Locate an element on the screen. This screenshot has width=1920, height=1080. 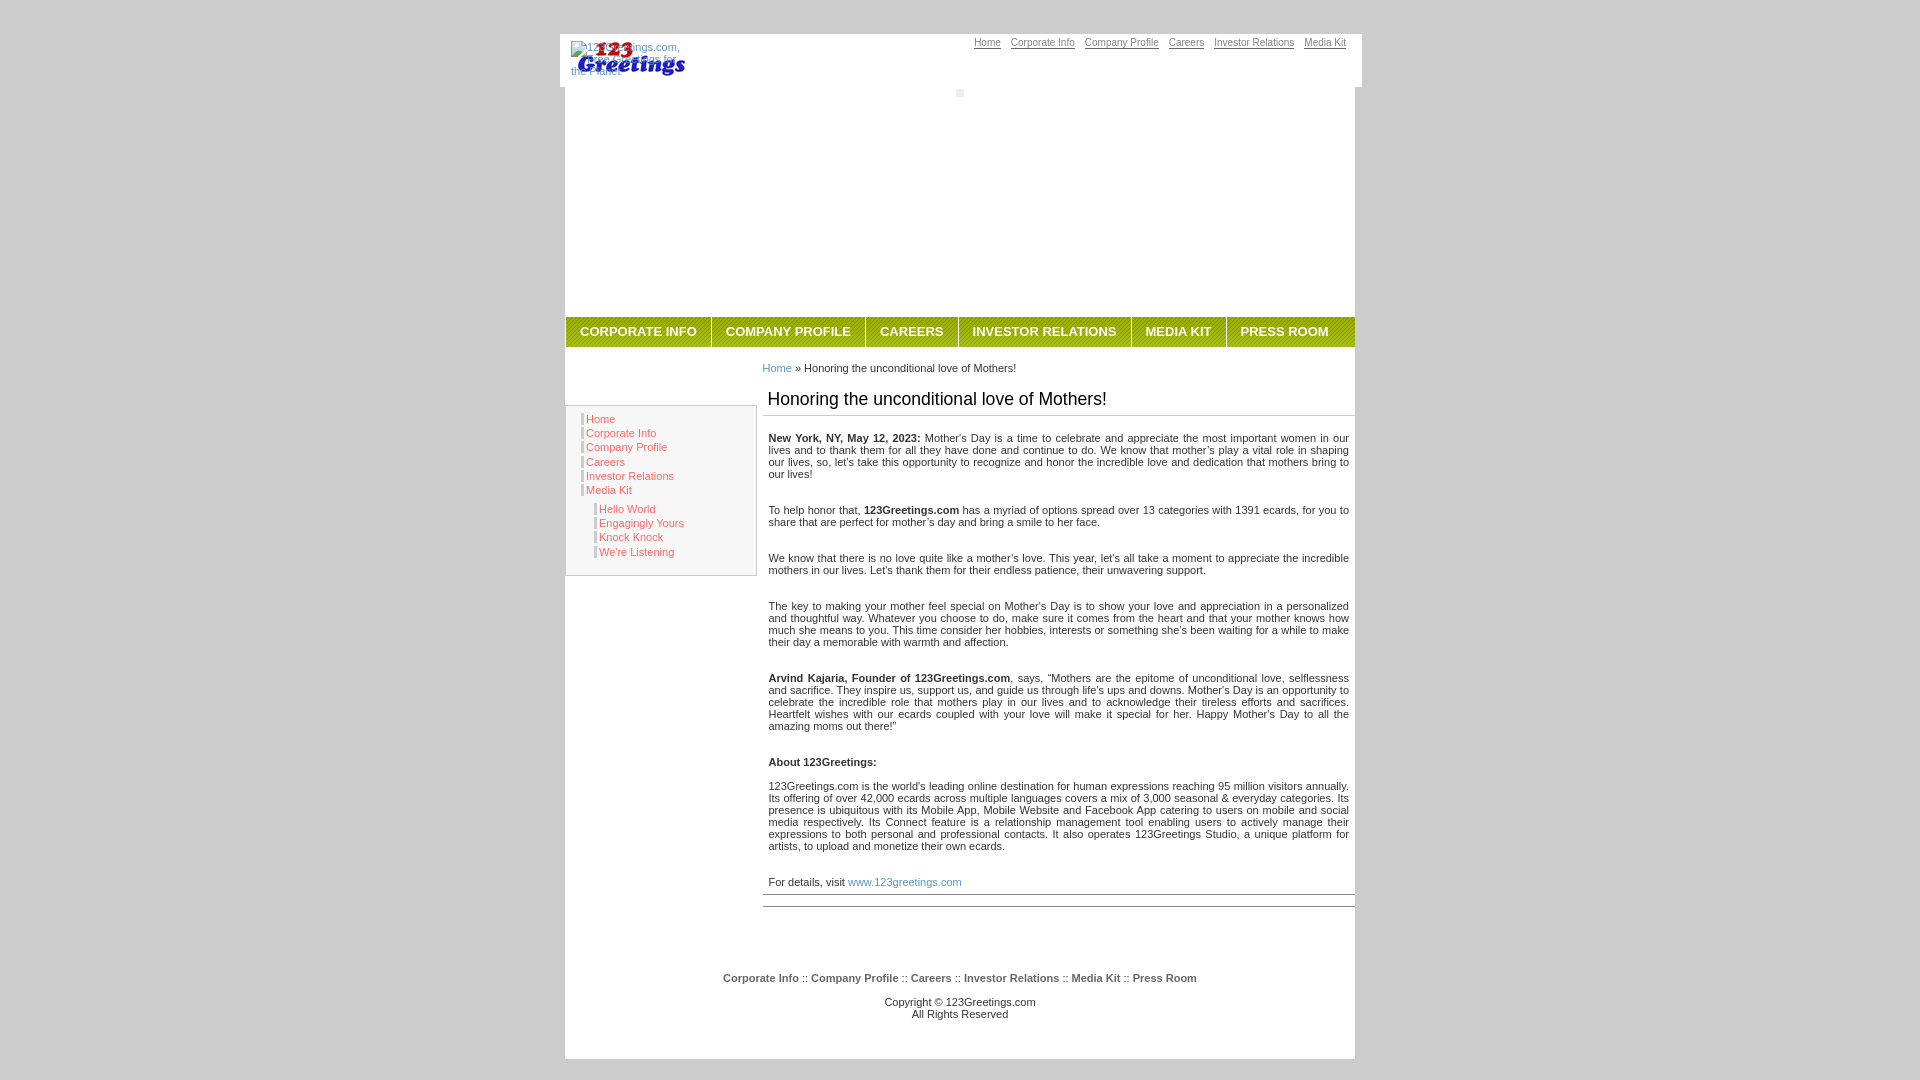
'Careers' is located at coordinates (1186, 42).